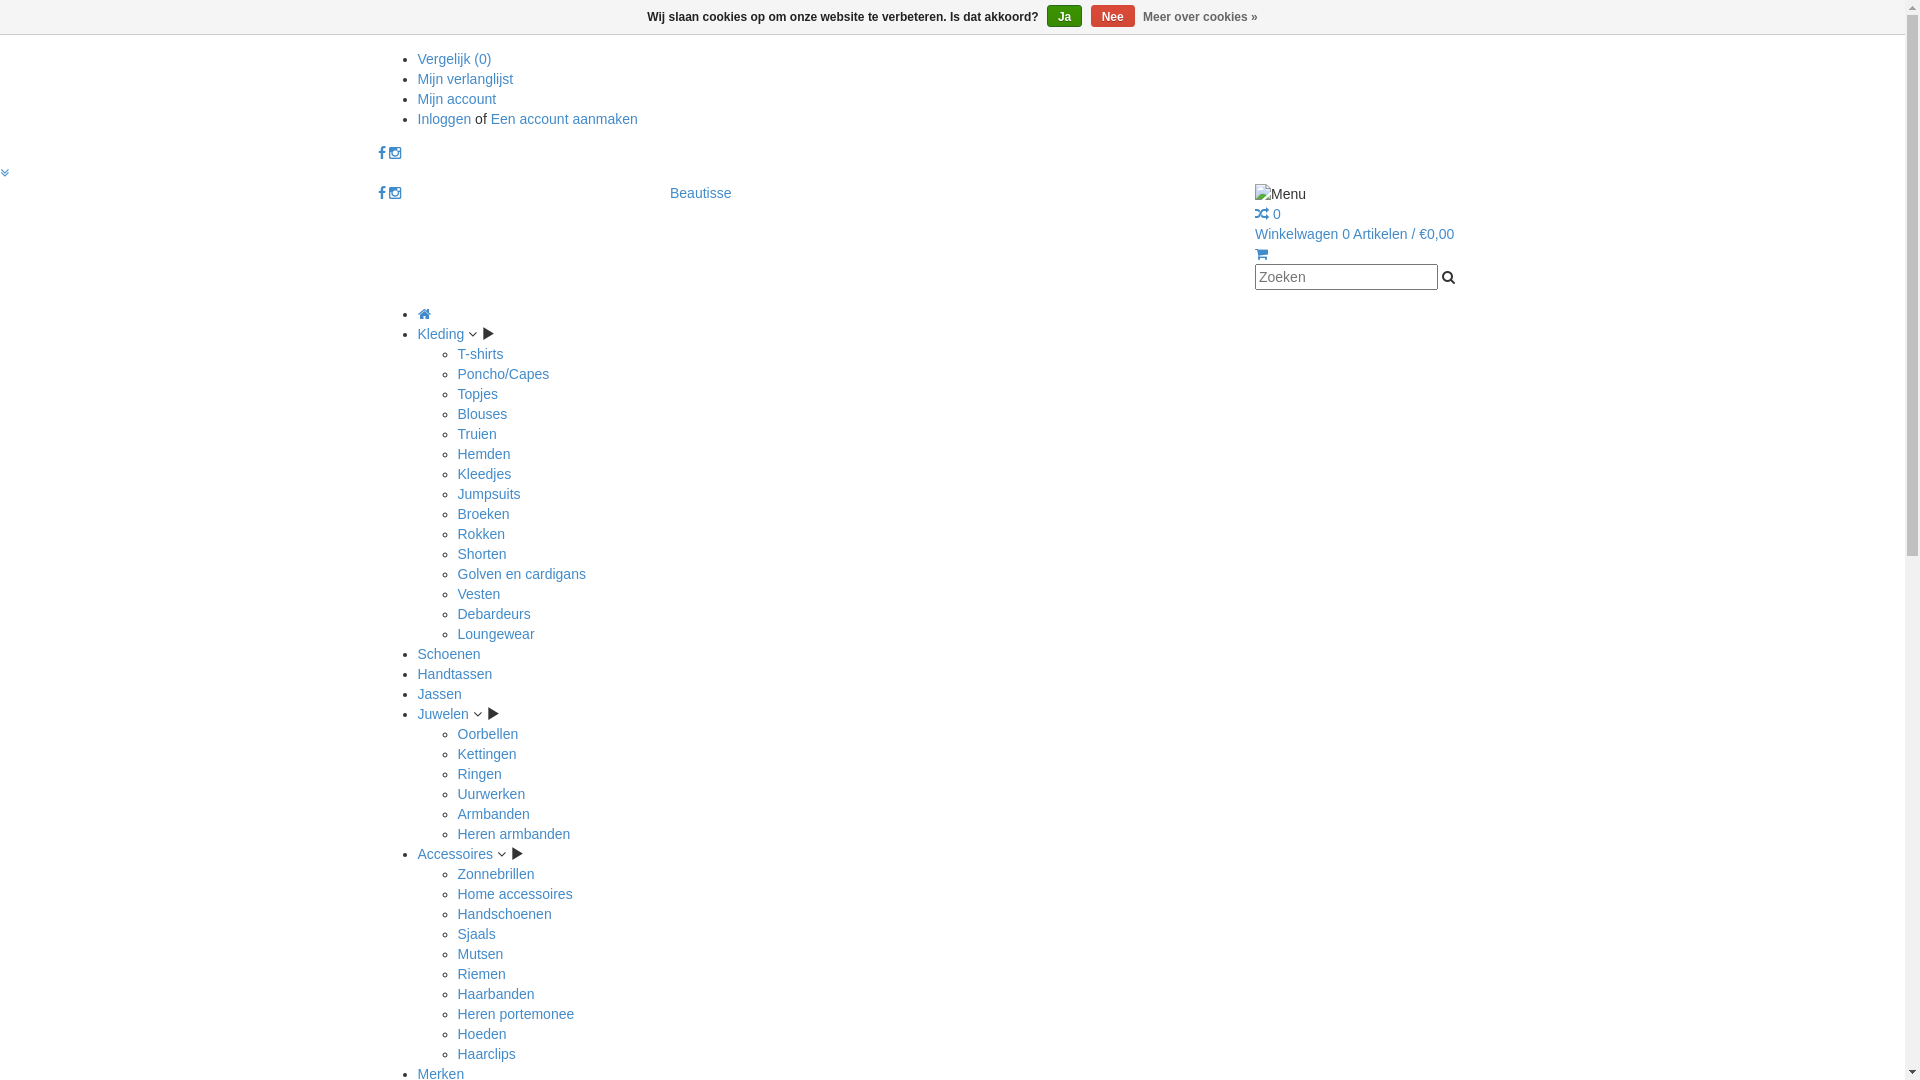  I want to click on 'Hoeden', so click(482, 1033).